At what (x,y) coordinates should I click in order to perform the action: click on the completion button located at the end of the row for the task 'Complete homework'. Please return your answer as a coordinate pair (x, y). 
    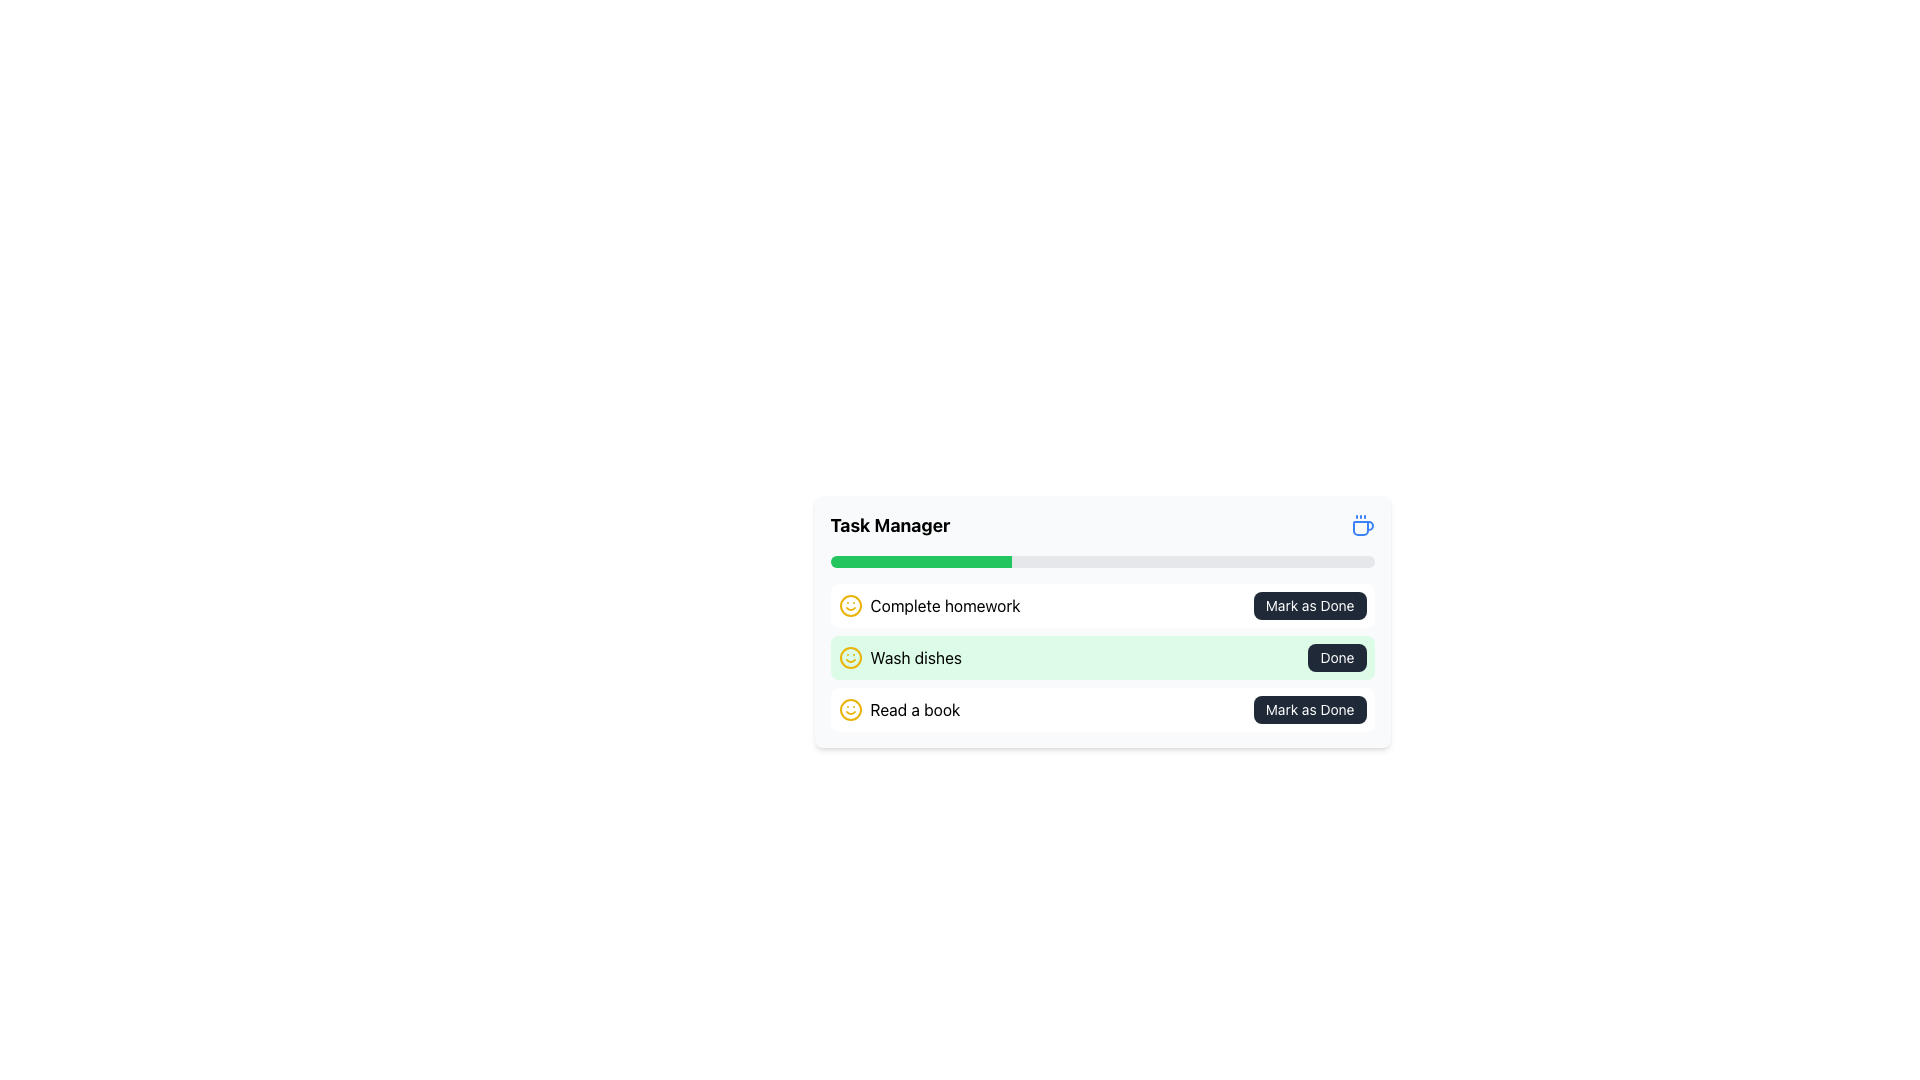
    Looking at the image, I should click on (1310, 604).